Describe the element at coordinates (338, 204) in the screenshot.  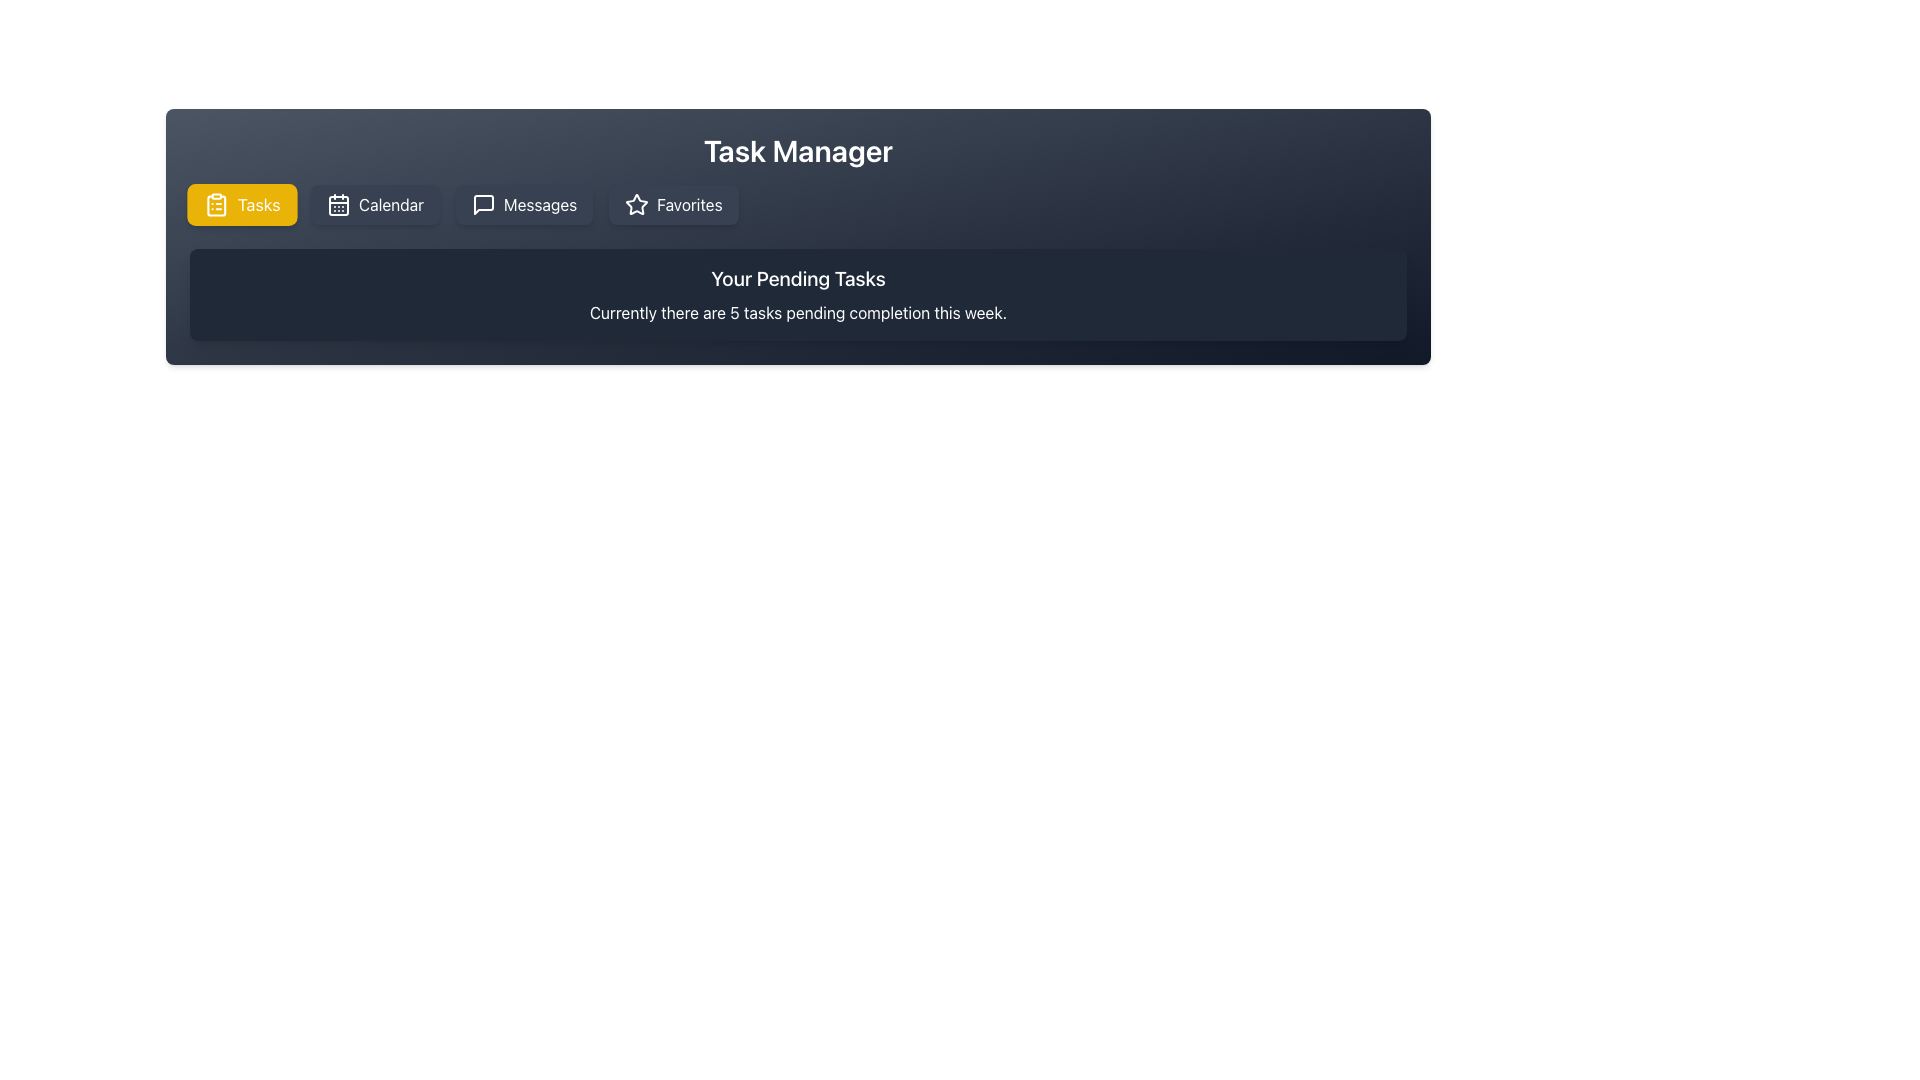
I see `the calendar icon, which is part of the active 'Calendar' button in the navigation bar` at that location.